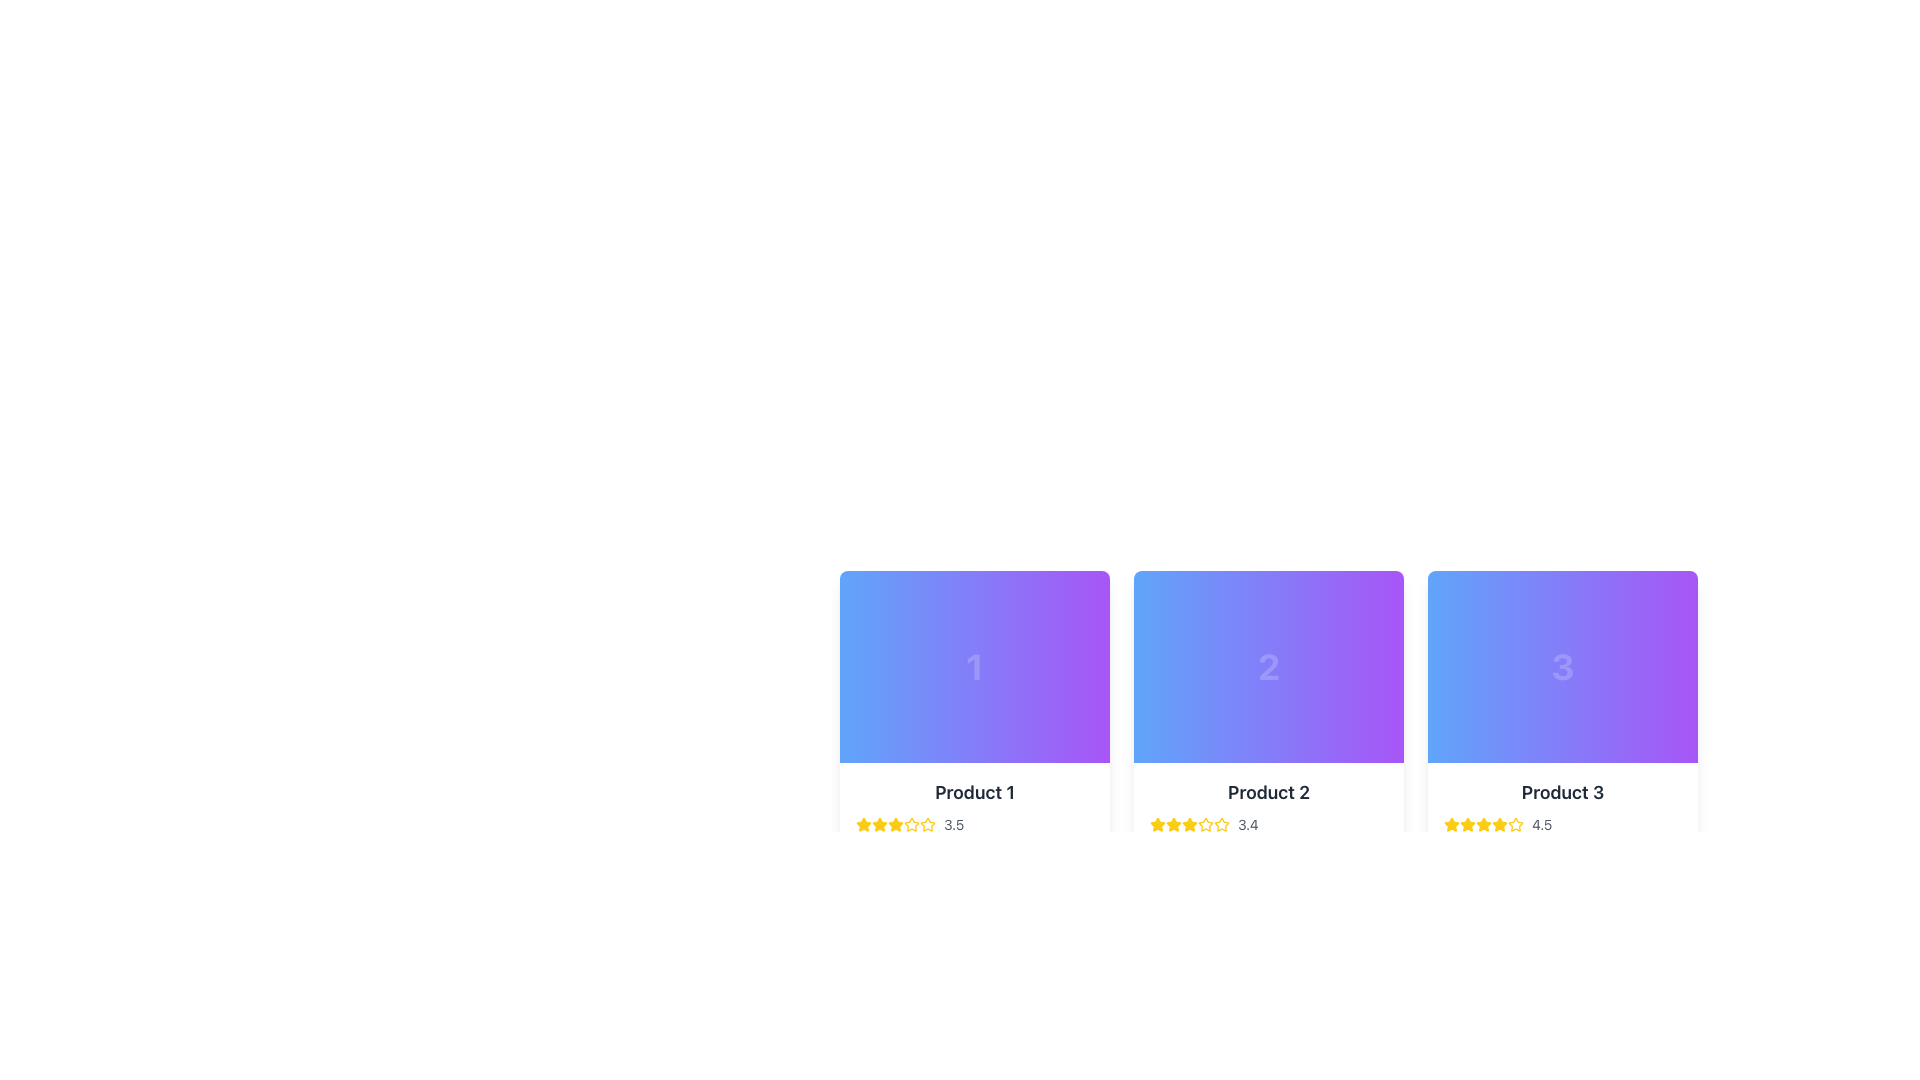  What do you see at coordinates (1267, 792) in the screenshot?
I see `the text label displaying 'Product 2', which is styled with a bold and large font and located beneath a gradient rectangle with the number '2', to interact with the product` at bounding box center [1267, 792].